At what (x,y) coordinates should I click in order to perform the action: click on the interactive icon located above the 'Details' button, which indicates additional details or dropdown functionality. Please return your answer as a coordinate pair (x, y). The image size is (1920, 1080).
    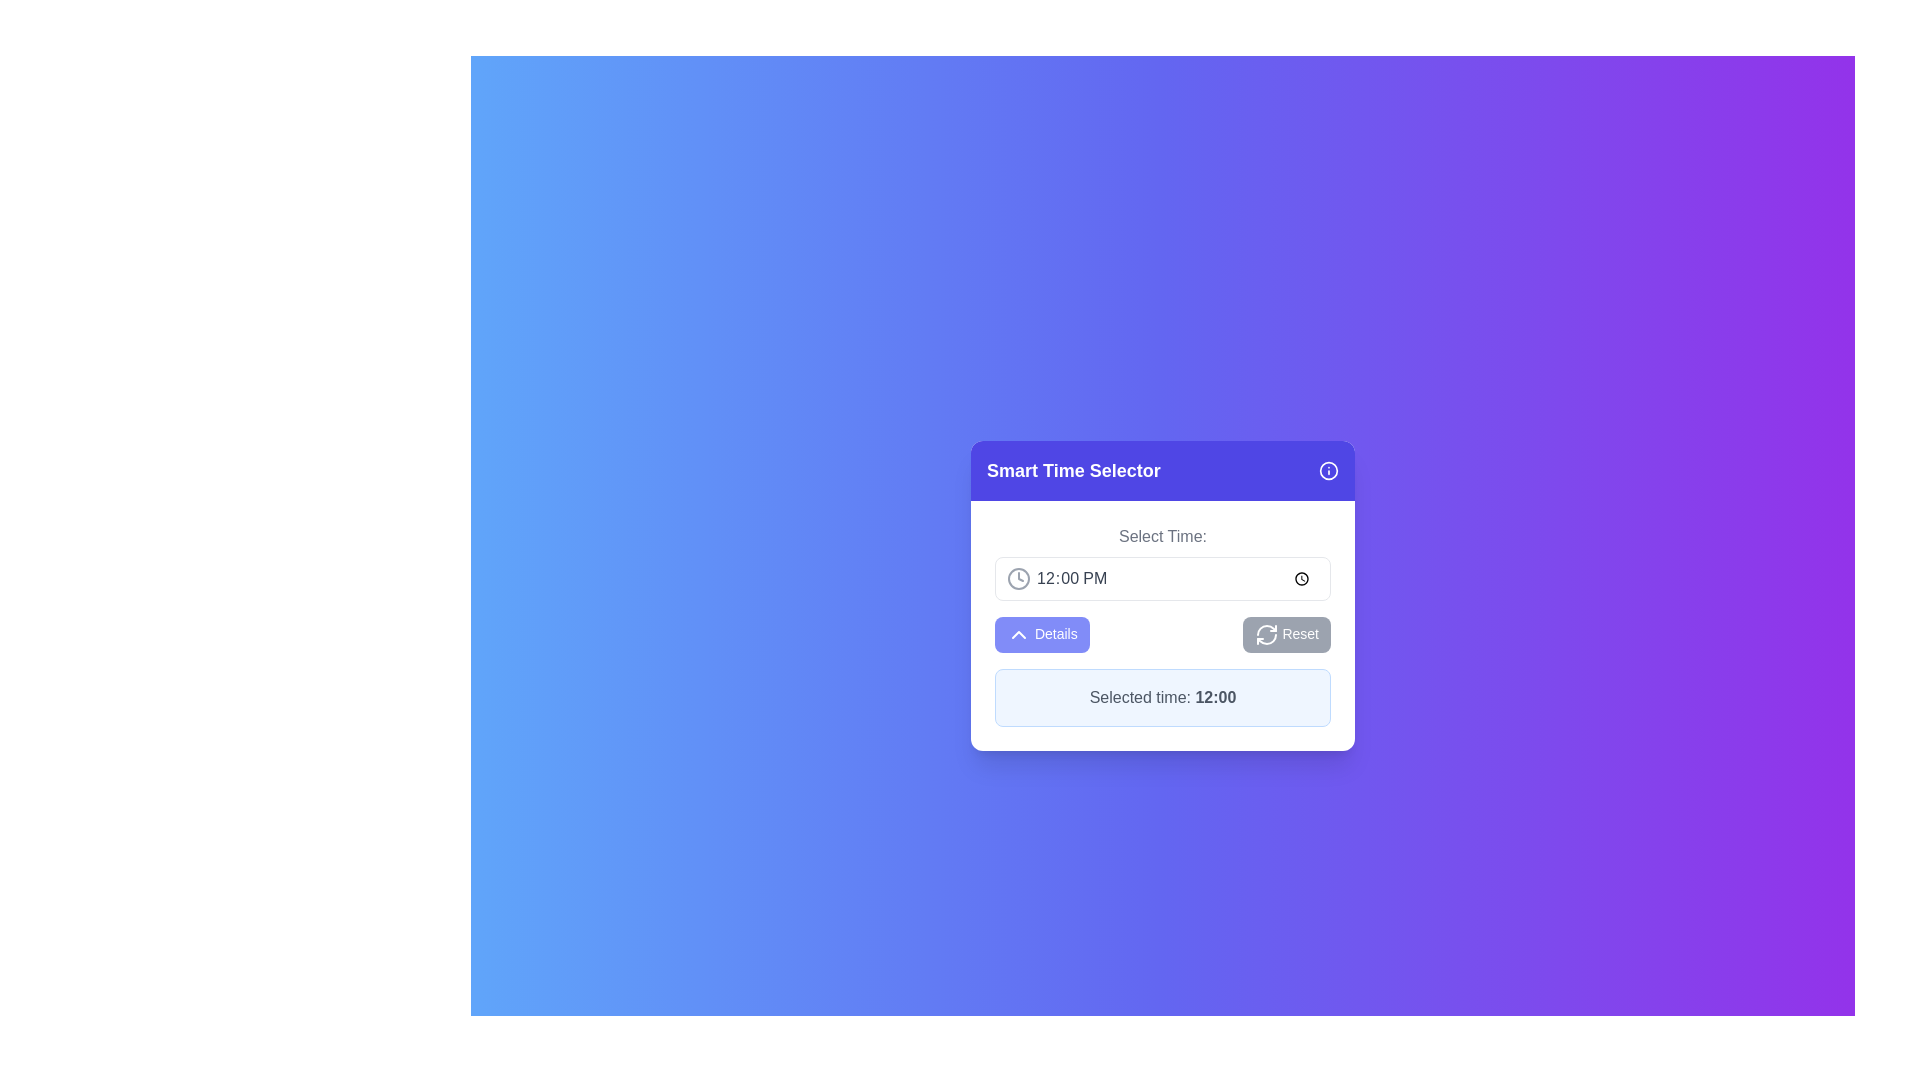
    Looking at the image, I should click on (1018, 635).